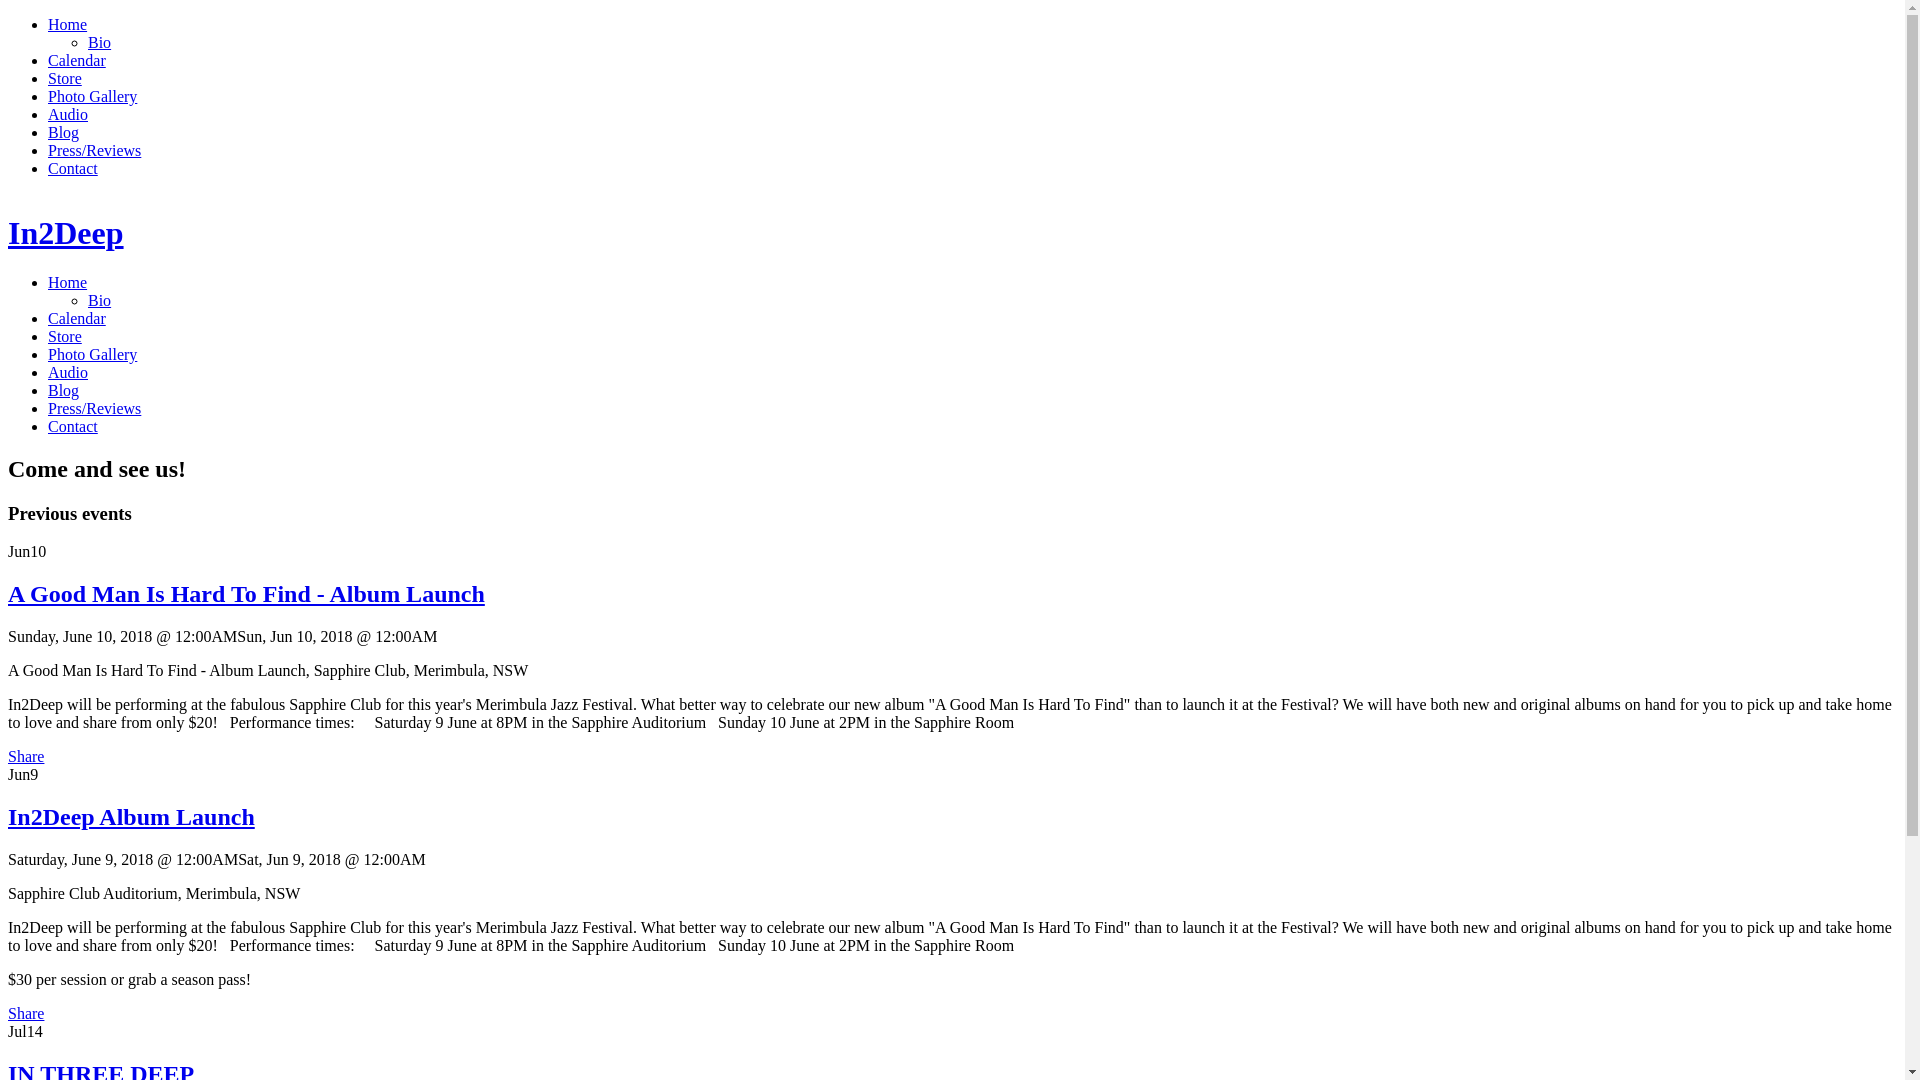  I want to click on 'Share', so click(25, 1013).